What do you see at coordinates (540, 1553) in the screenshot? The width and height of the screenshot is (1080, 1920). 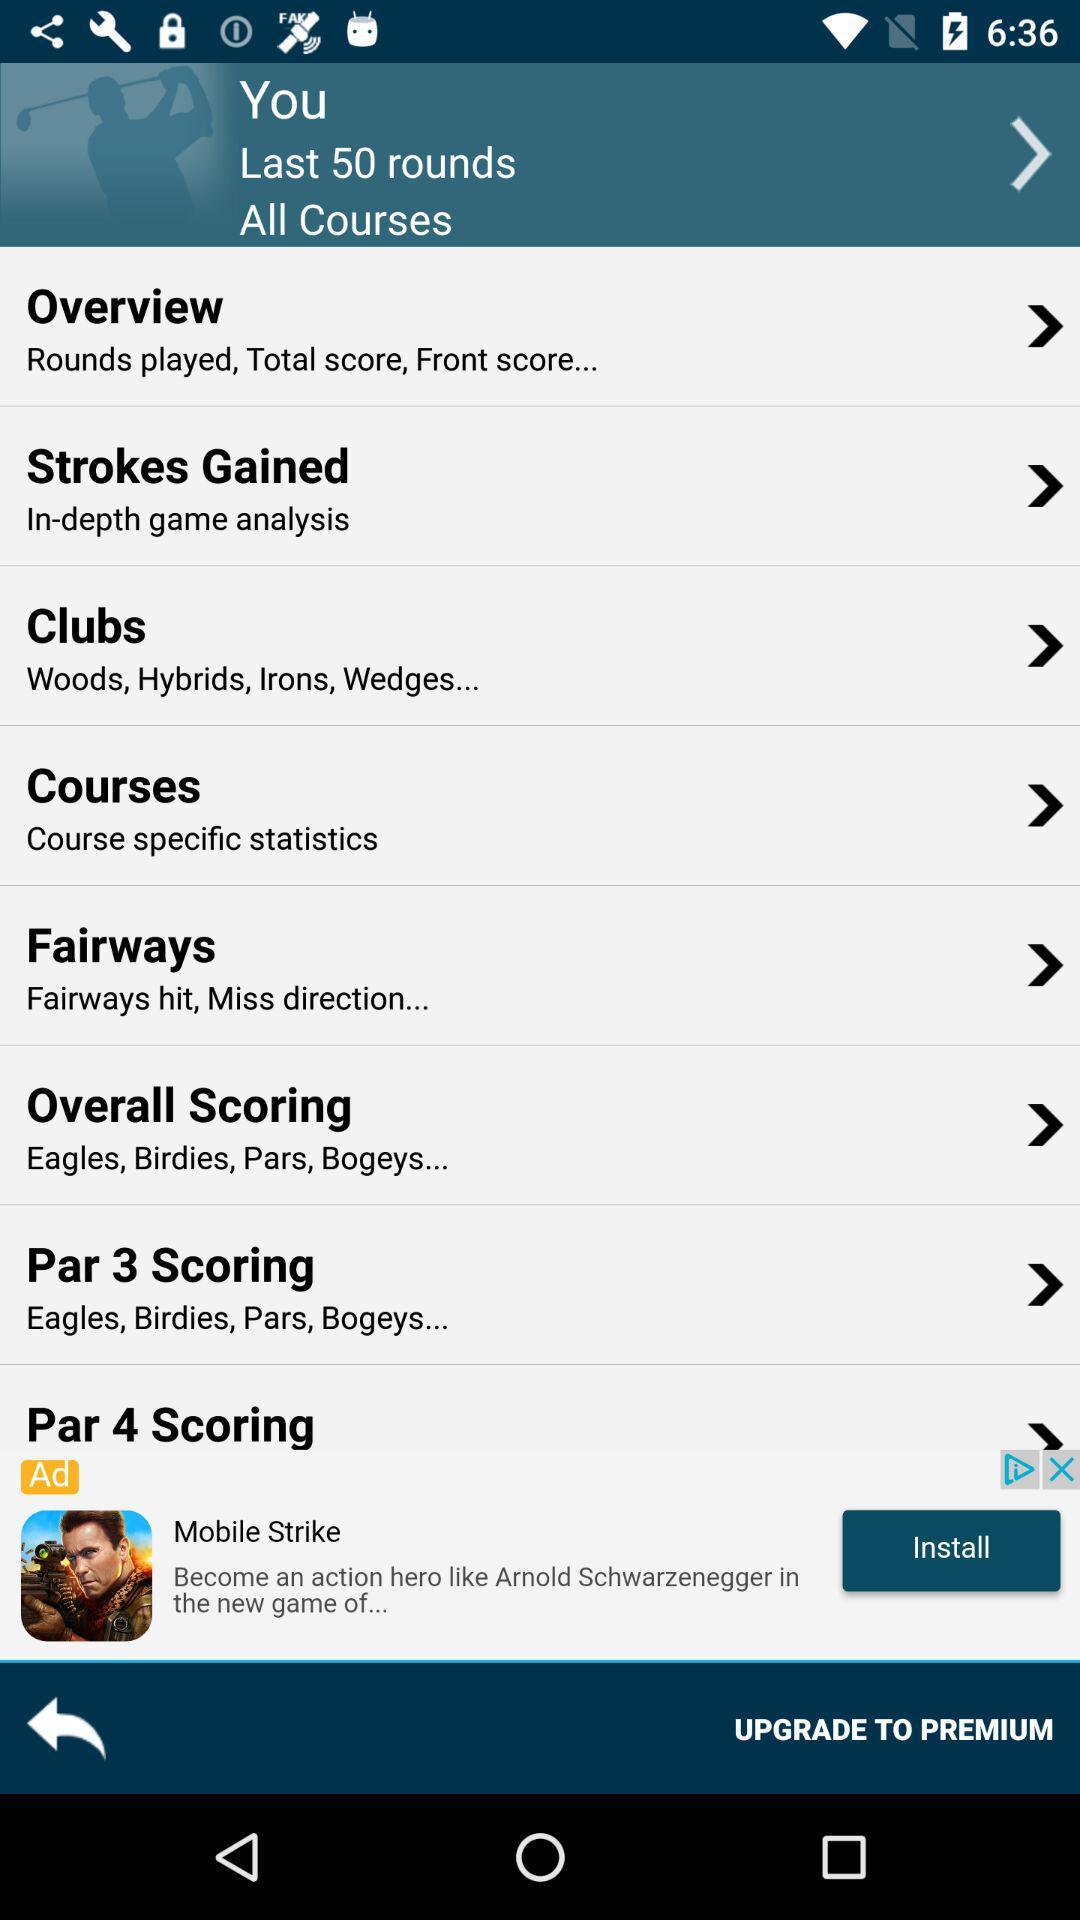 I see `mobile strike advertisement` at bounding box center [540, 1553].